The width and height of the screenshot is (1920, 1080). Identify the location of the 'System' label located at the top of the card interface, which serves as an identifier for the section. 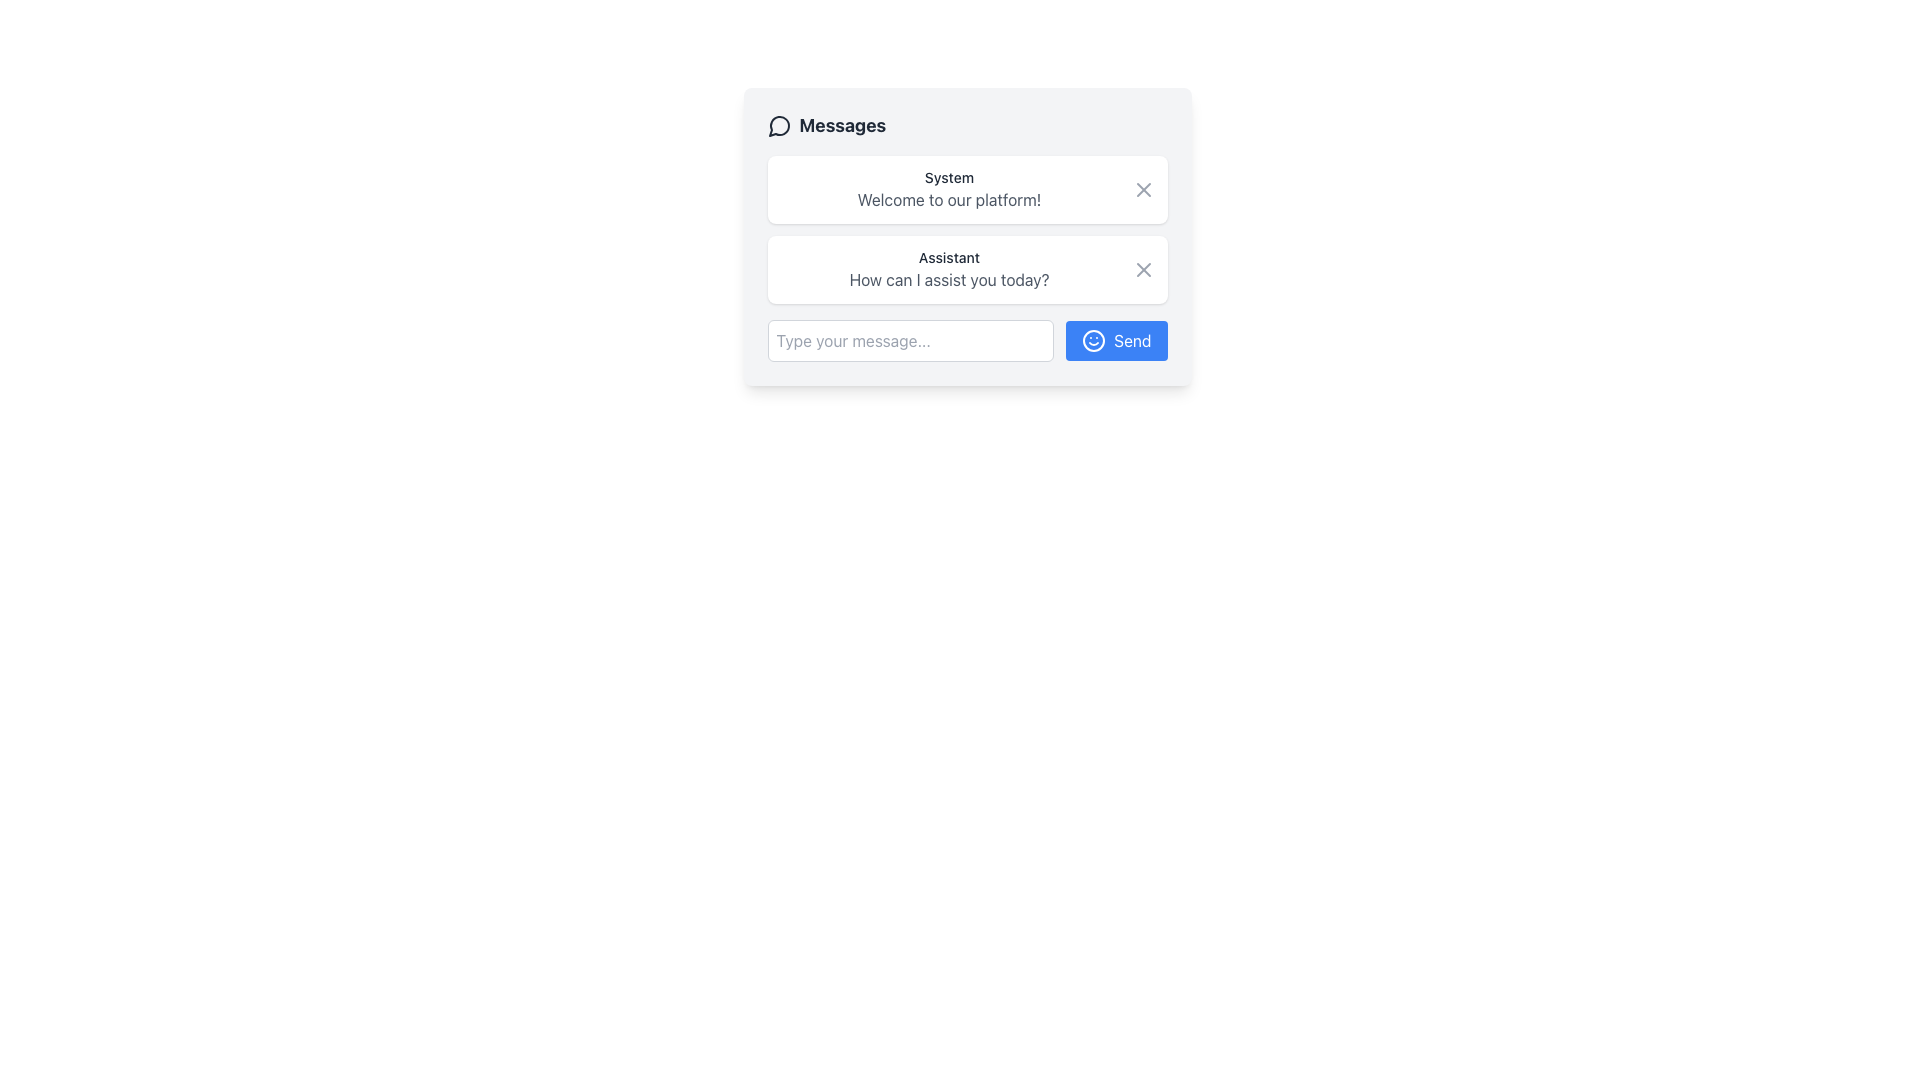
(948, 176).